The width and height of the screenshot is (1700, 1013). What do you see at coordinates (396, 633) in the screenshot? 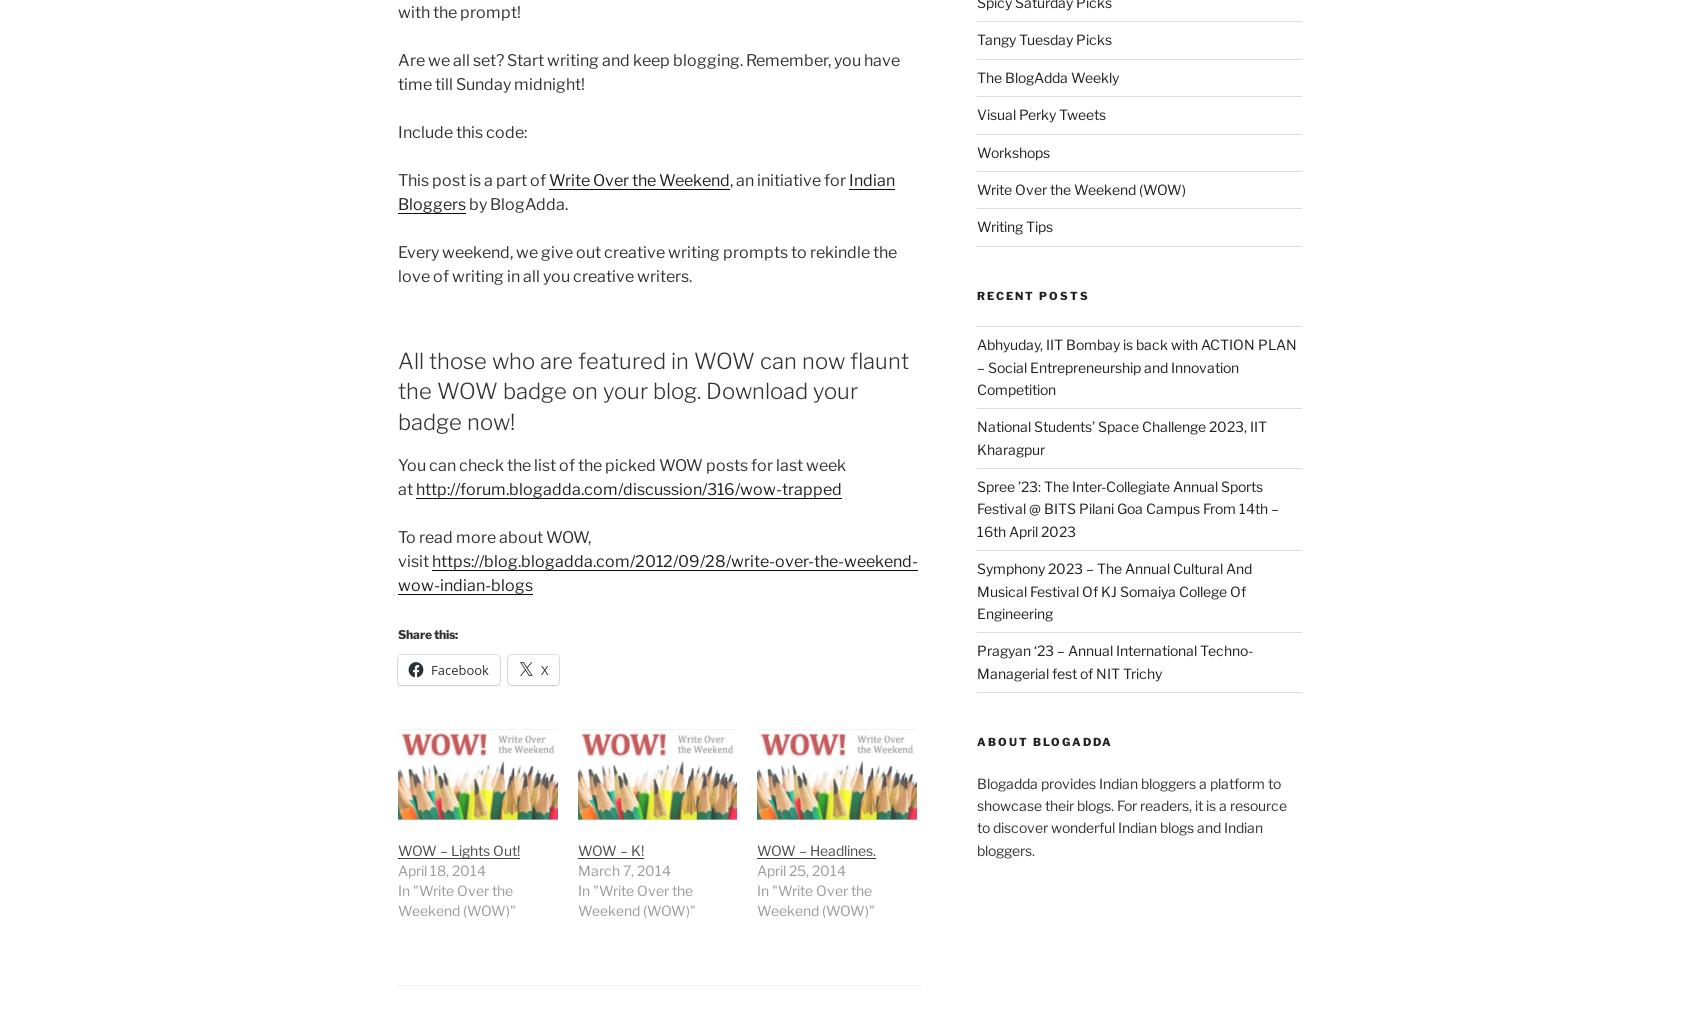
I see `'Share this:'` at bounding box center [396, 633].